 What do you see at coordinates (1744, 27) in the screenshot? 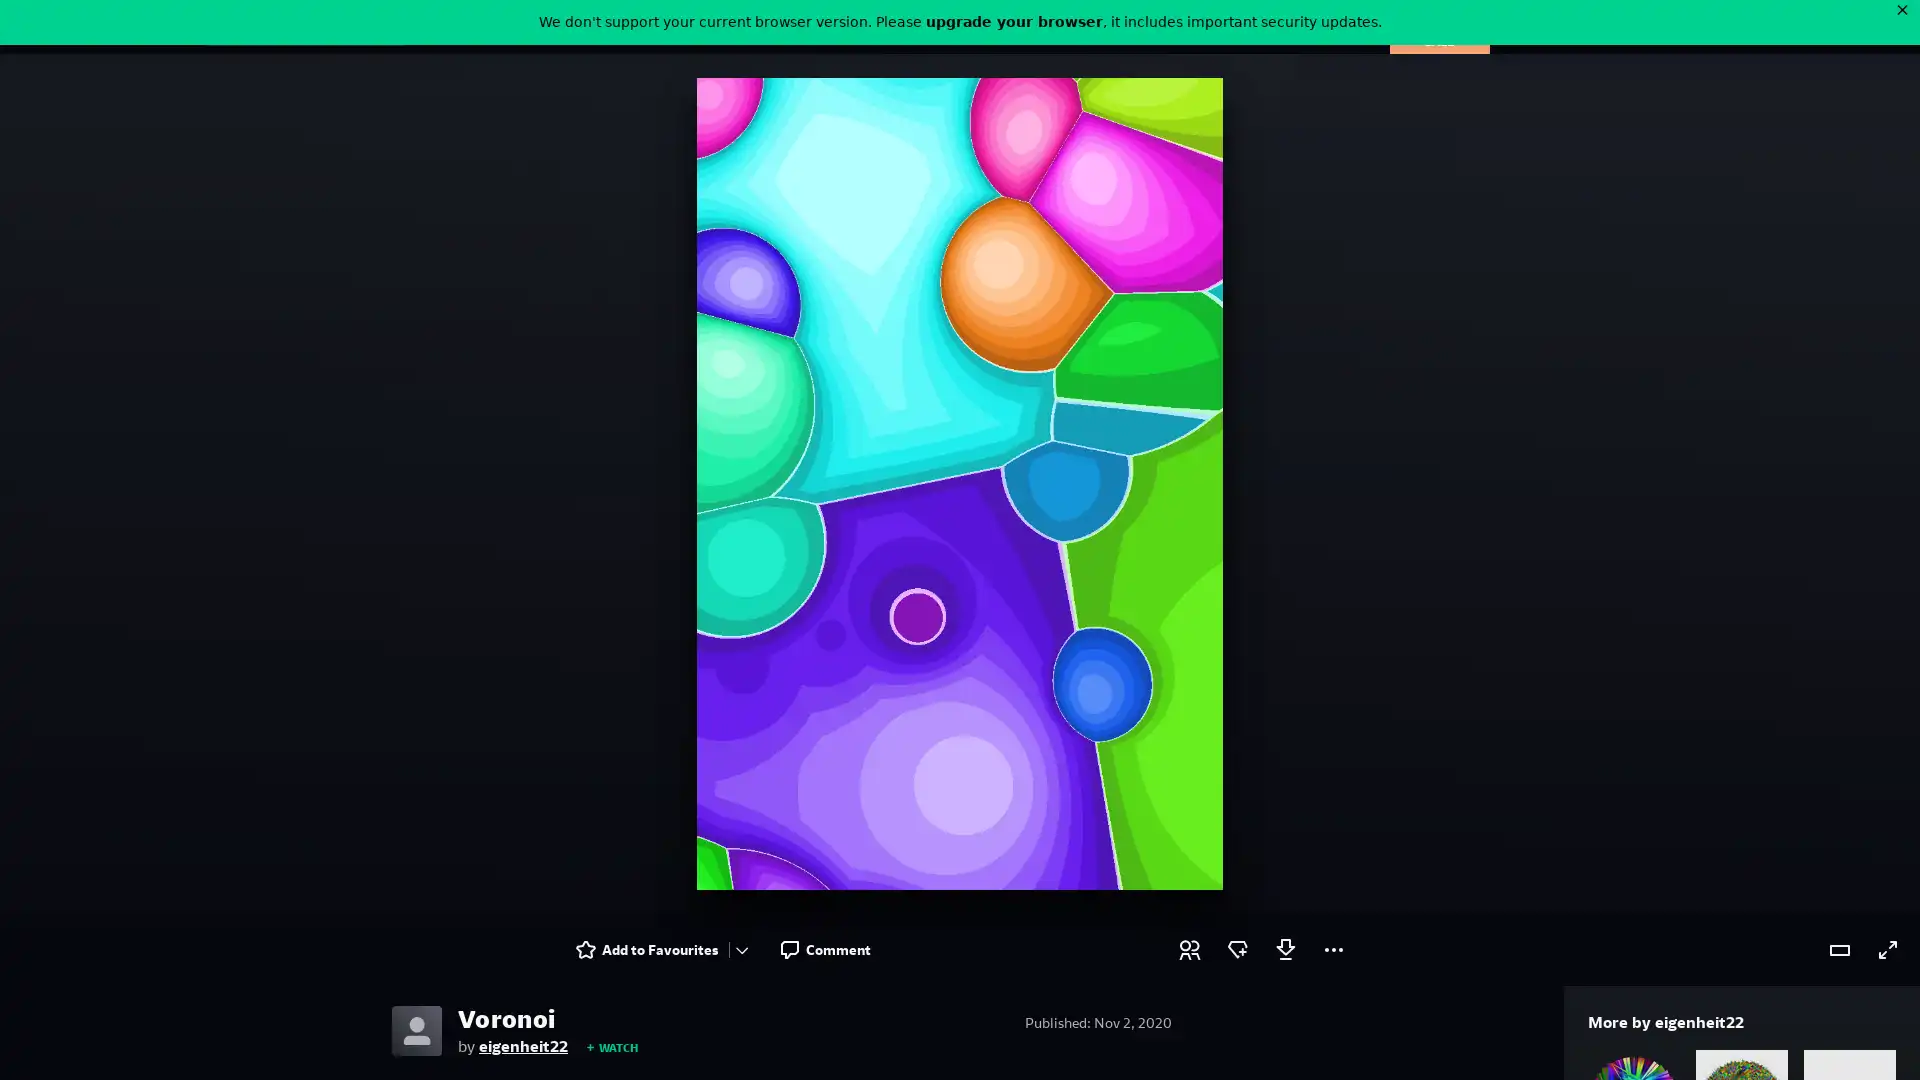
I see `User Menu` at bounding box center [1744, 27].